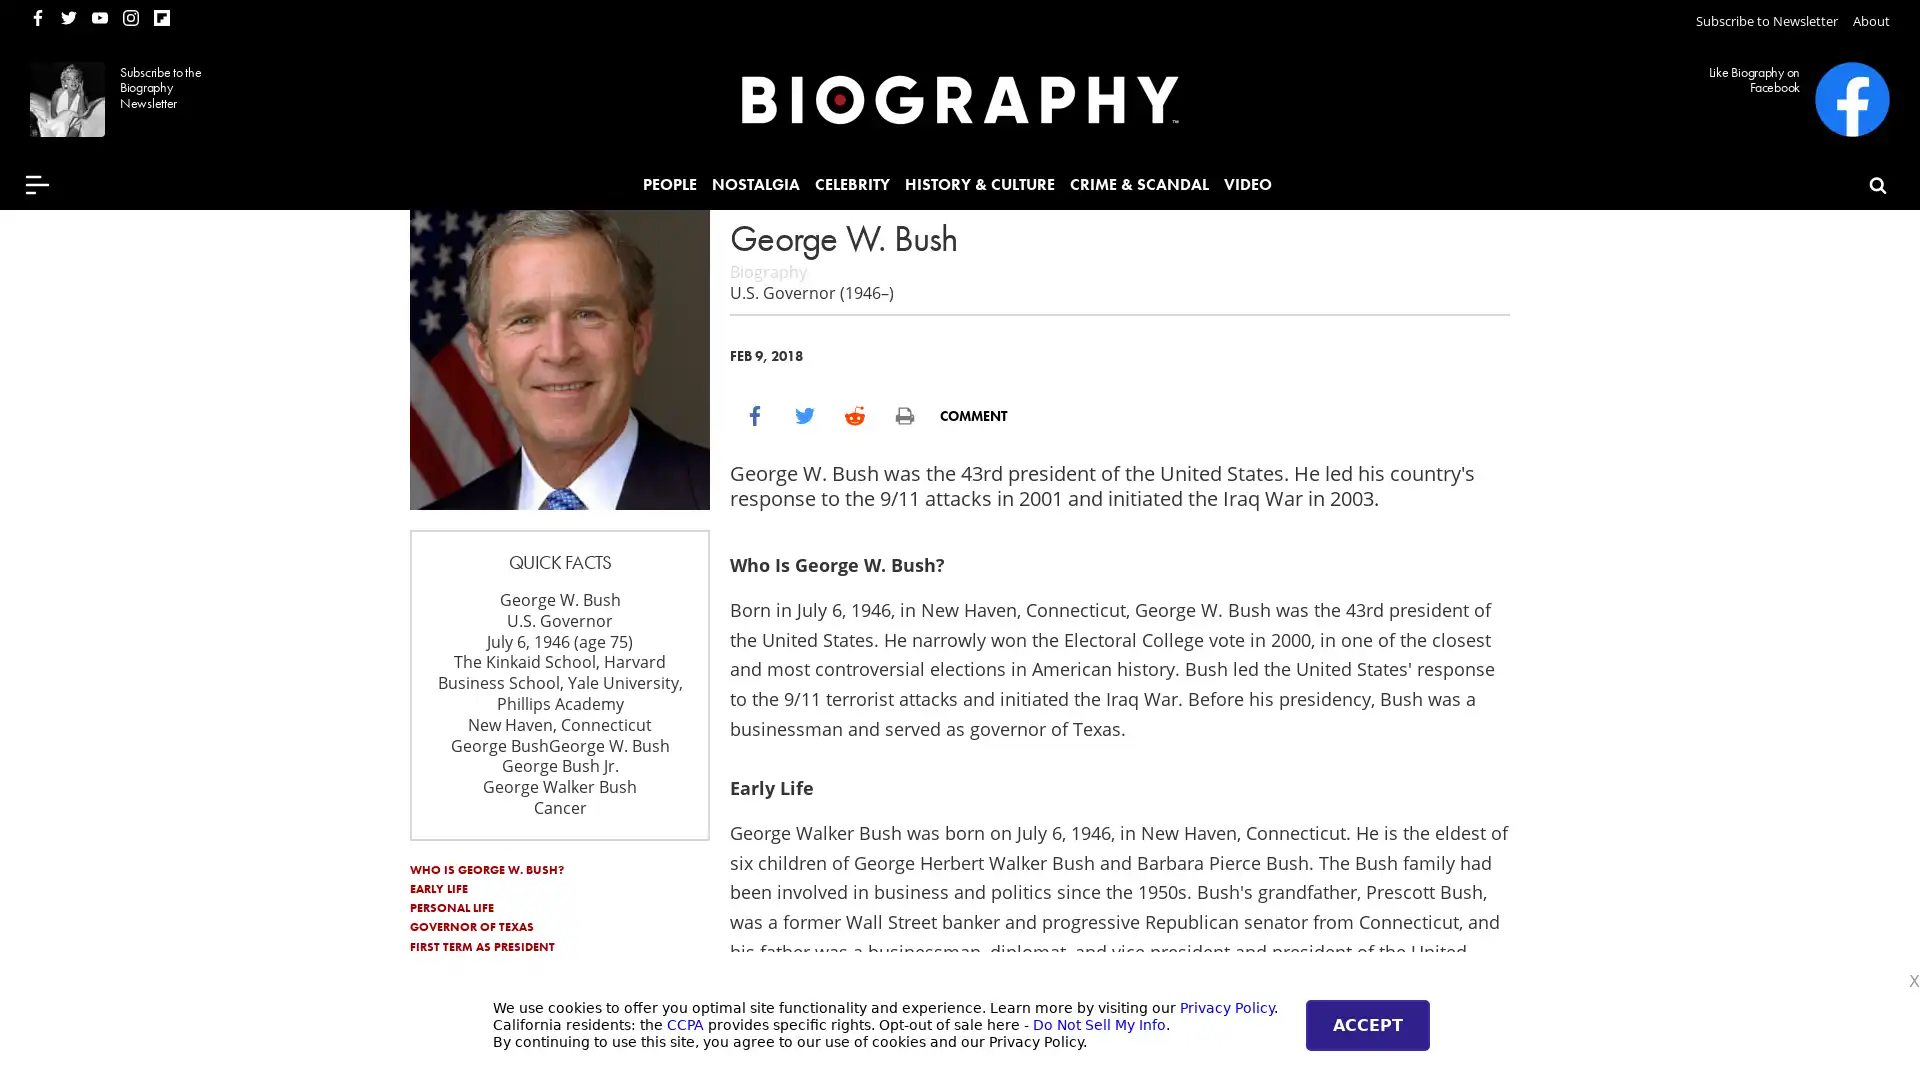  What do you see at coordinates (37, 185) in the screenshot?
I see `Menu` at bounding box center [37, 185].